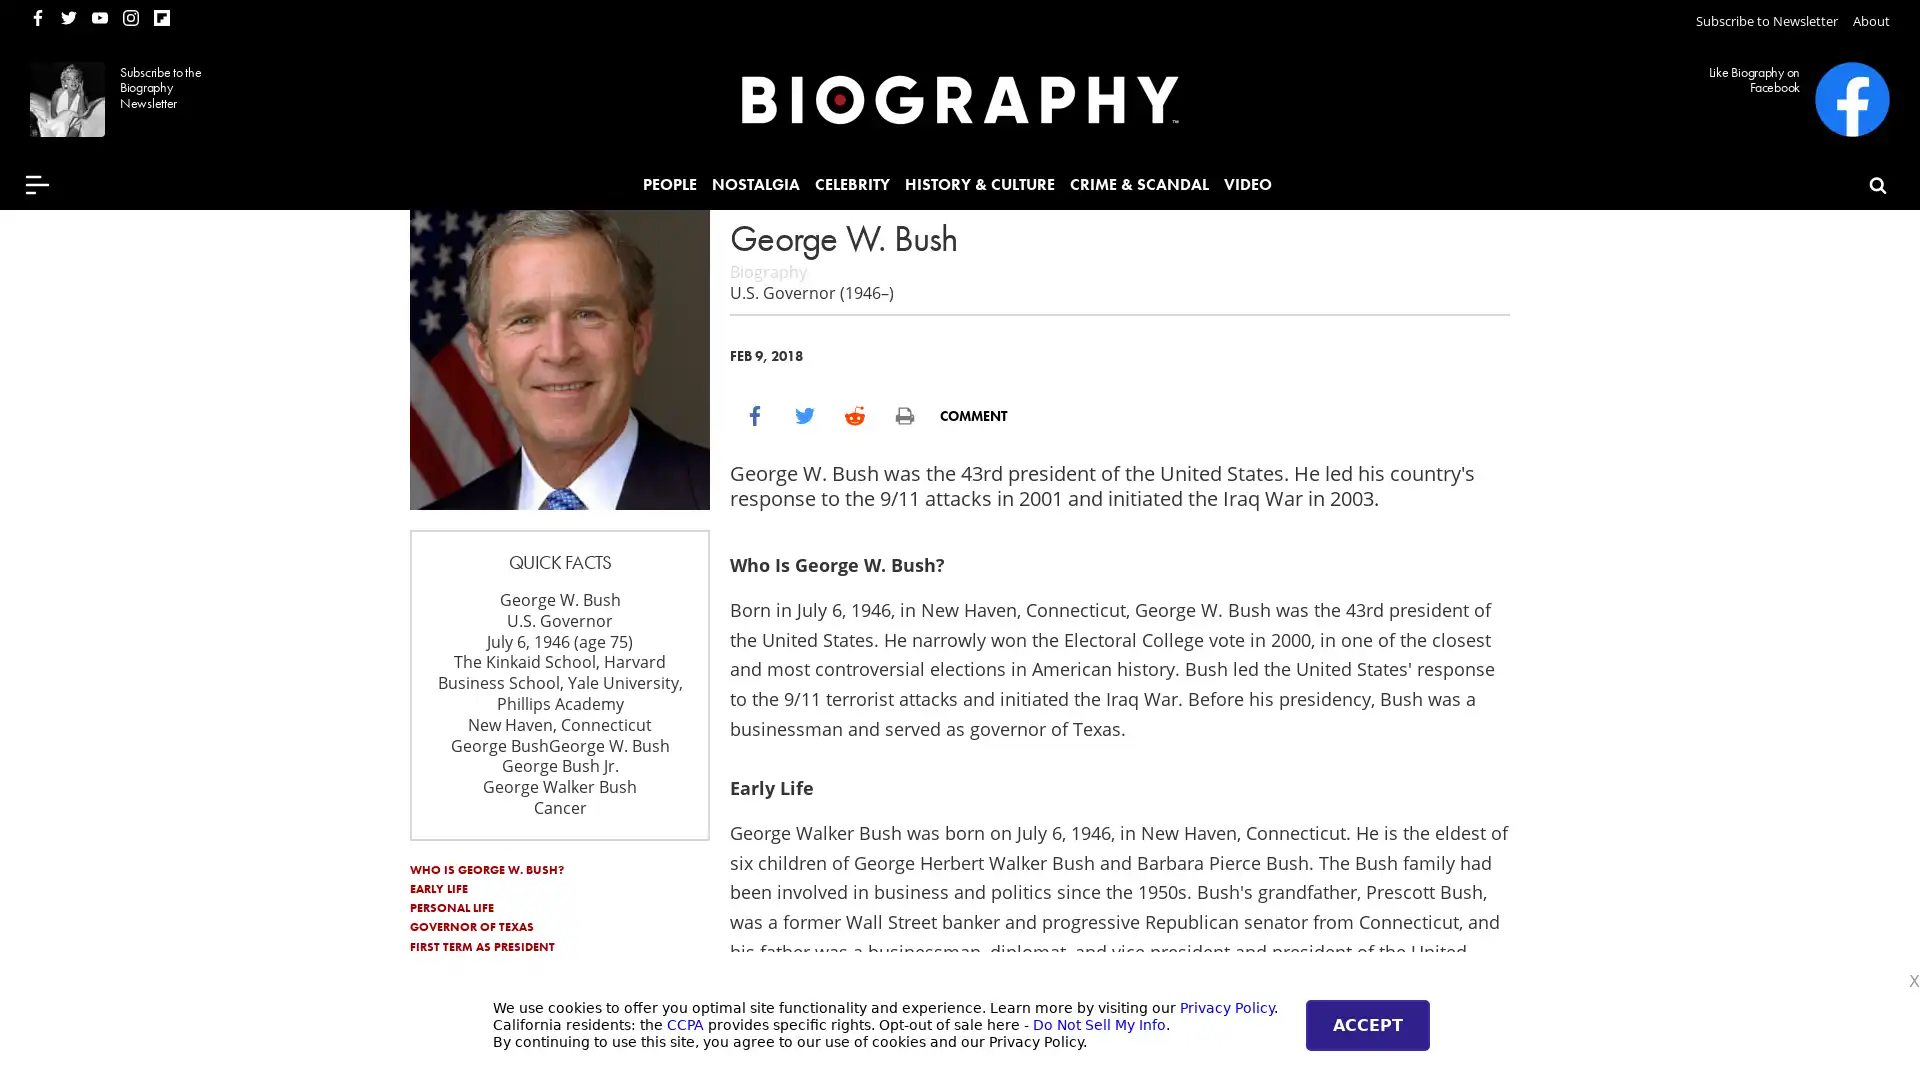  What do you see at coordinates (37, 185) in the screenshot?
I see `Menu` at bounding box center [37, 185].